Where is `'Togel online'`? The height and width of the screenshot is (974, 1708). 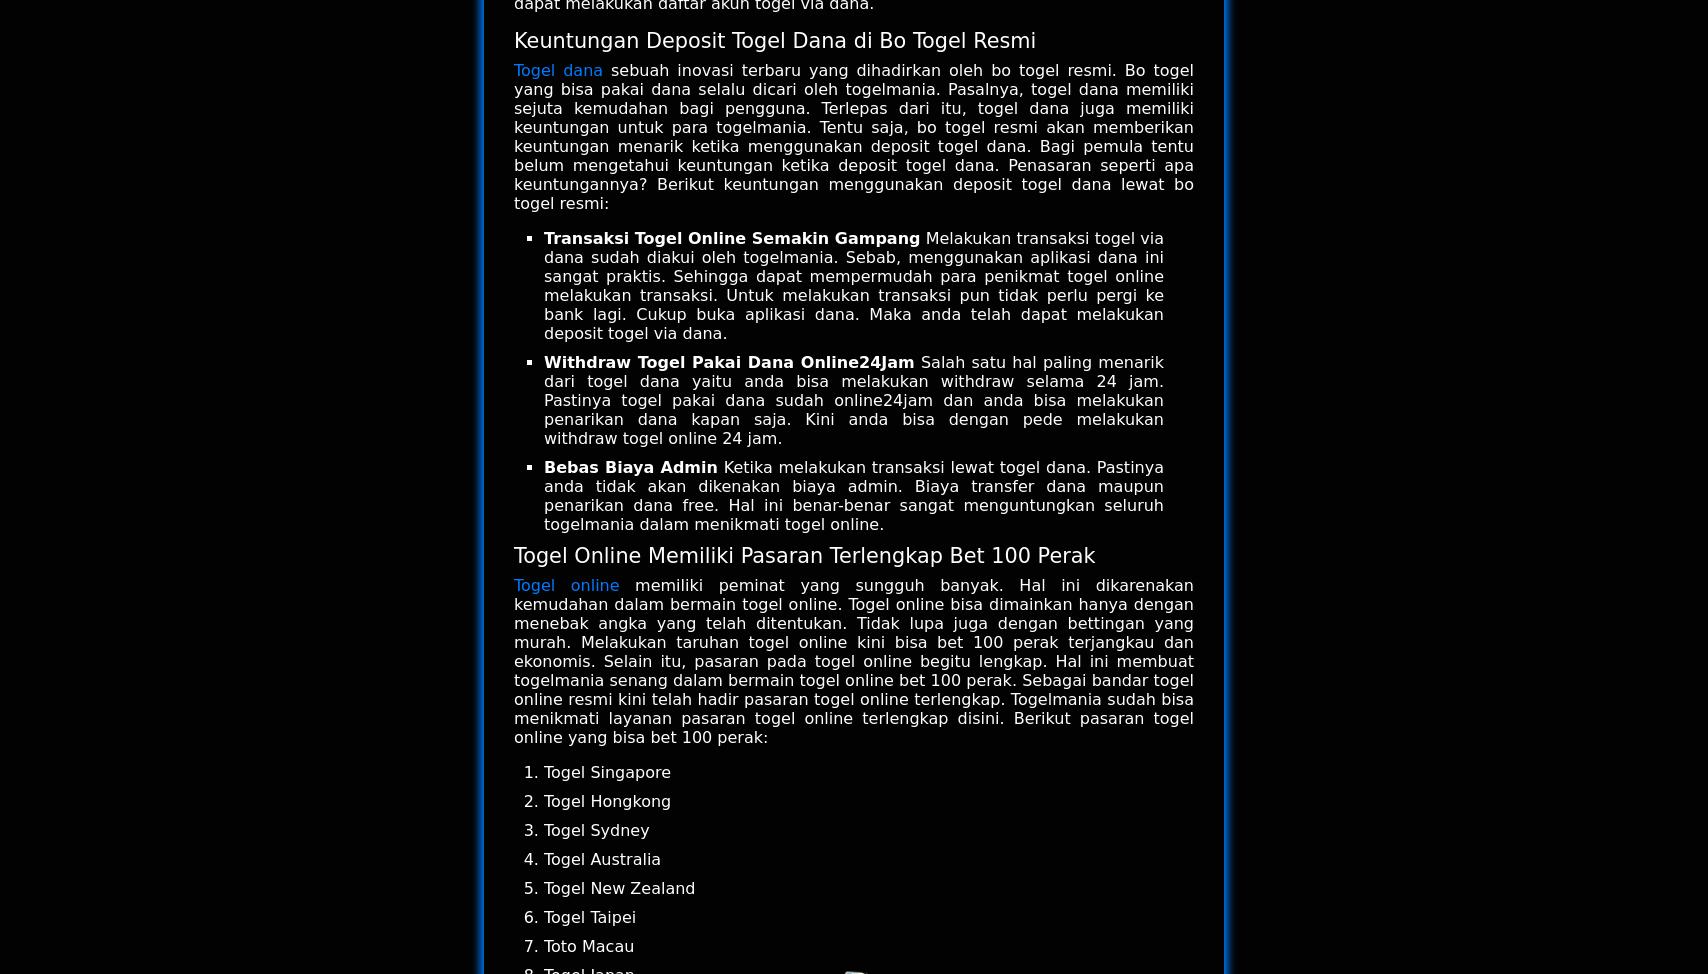 'Togel online' is located at coordinates (566, 584).